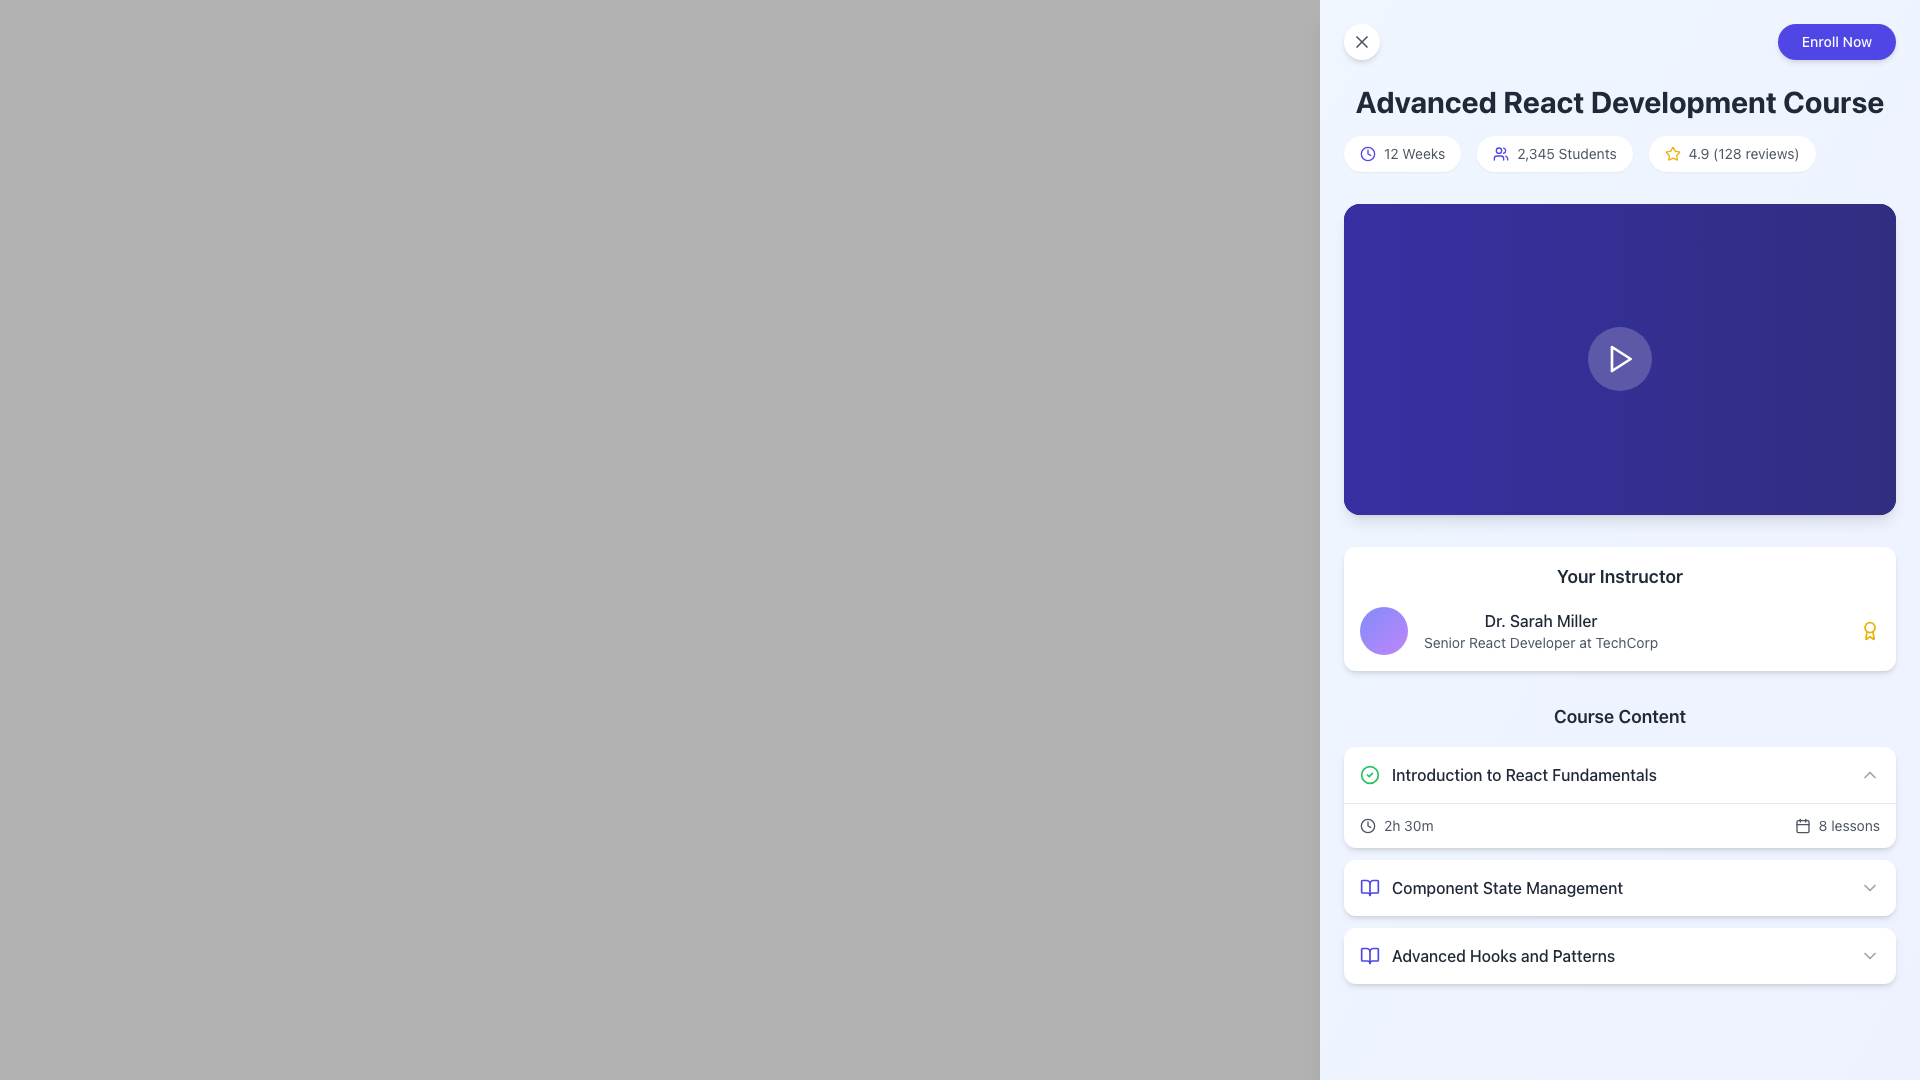 This screenshot has height=1080, width=1920. What do you see at coordinates (1361, 42) in the screenshot?
I see `the circular button with a white background and gray X icon at the top-left corner of the interface` at bounding box center [1361, 42].